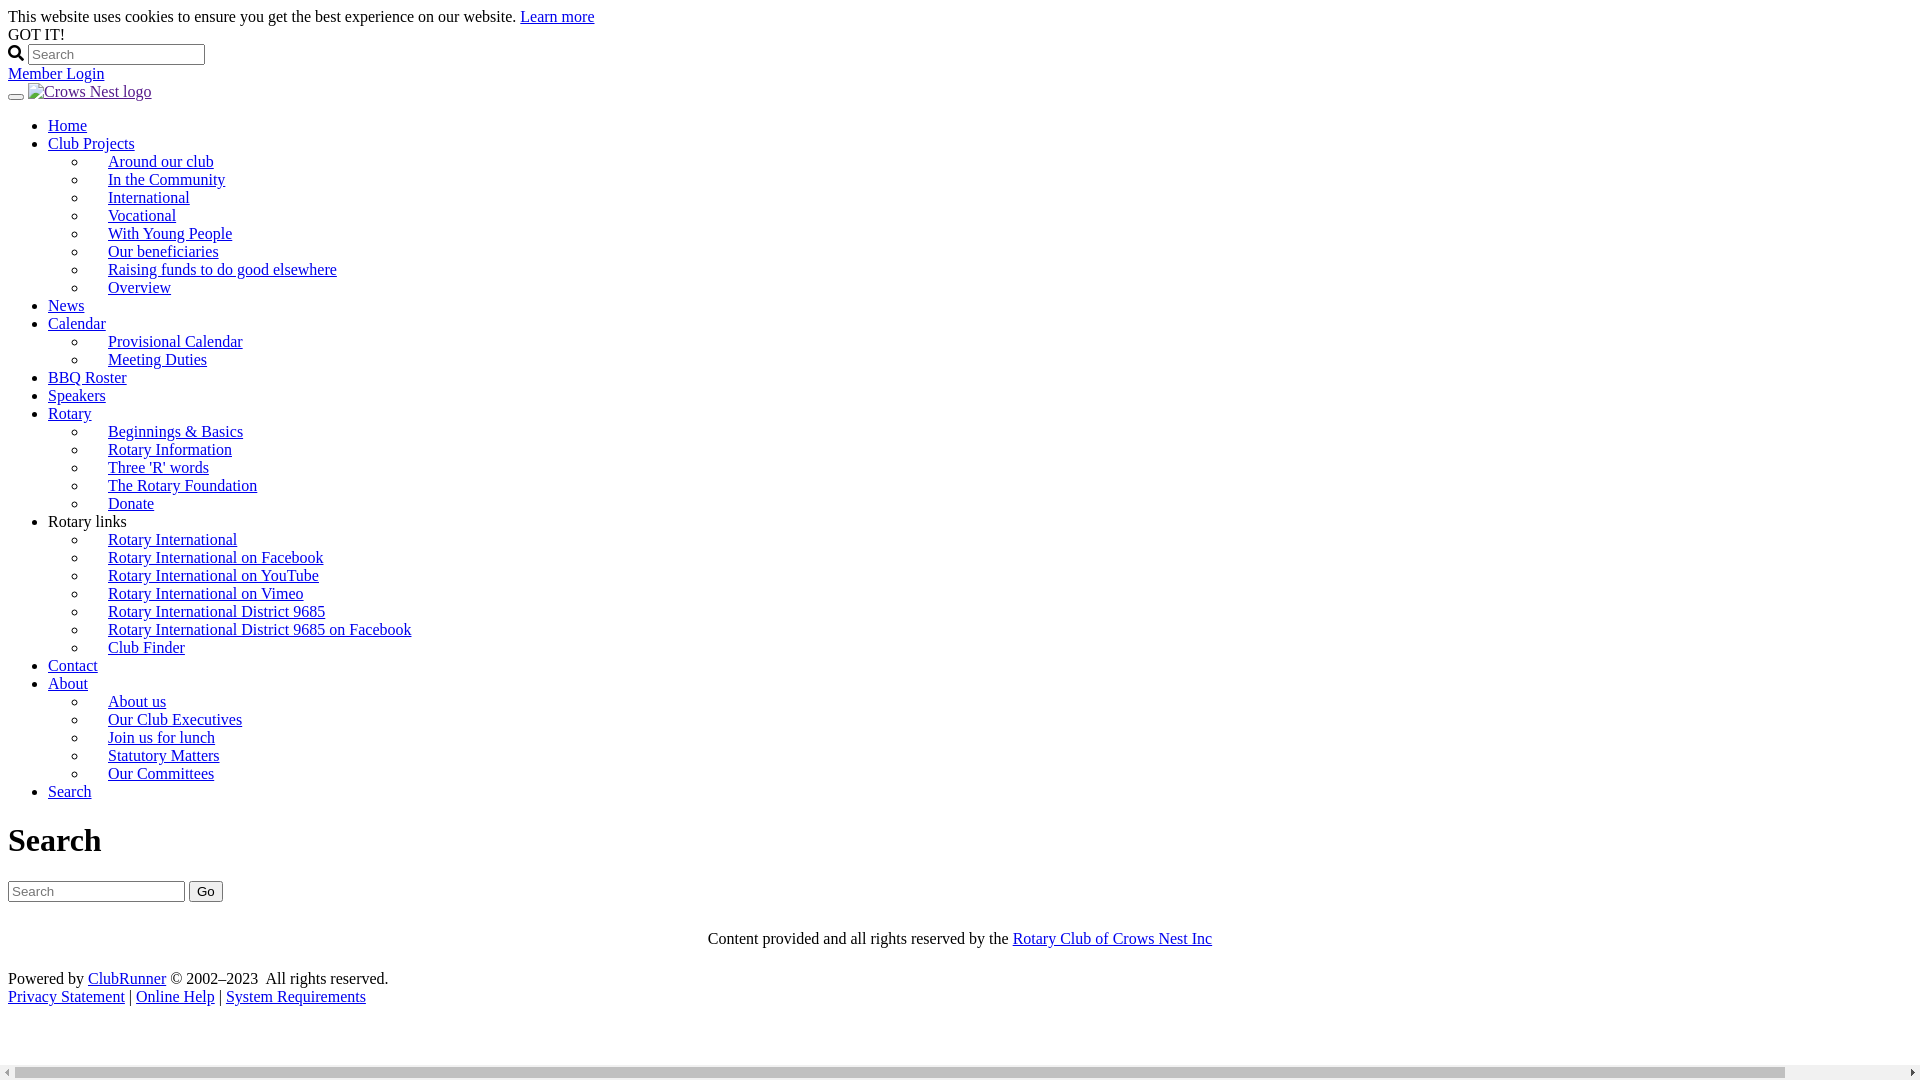 This screenshot has height=1080, width=1920. What do you see at coordinates (206, 890) in the screenshot?
I see `'Go'` at bounding box center [206, 890].